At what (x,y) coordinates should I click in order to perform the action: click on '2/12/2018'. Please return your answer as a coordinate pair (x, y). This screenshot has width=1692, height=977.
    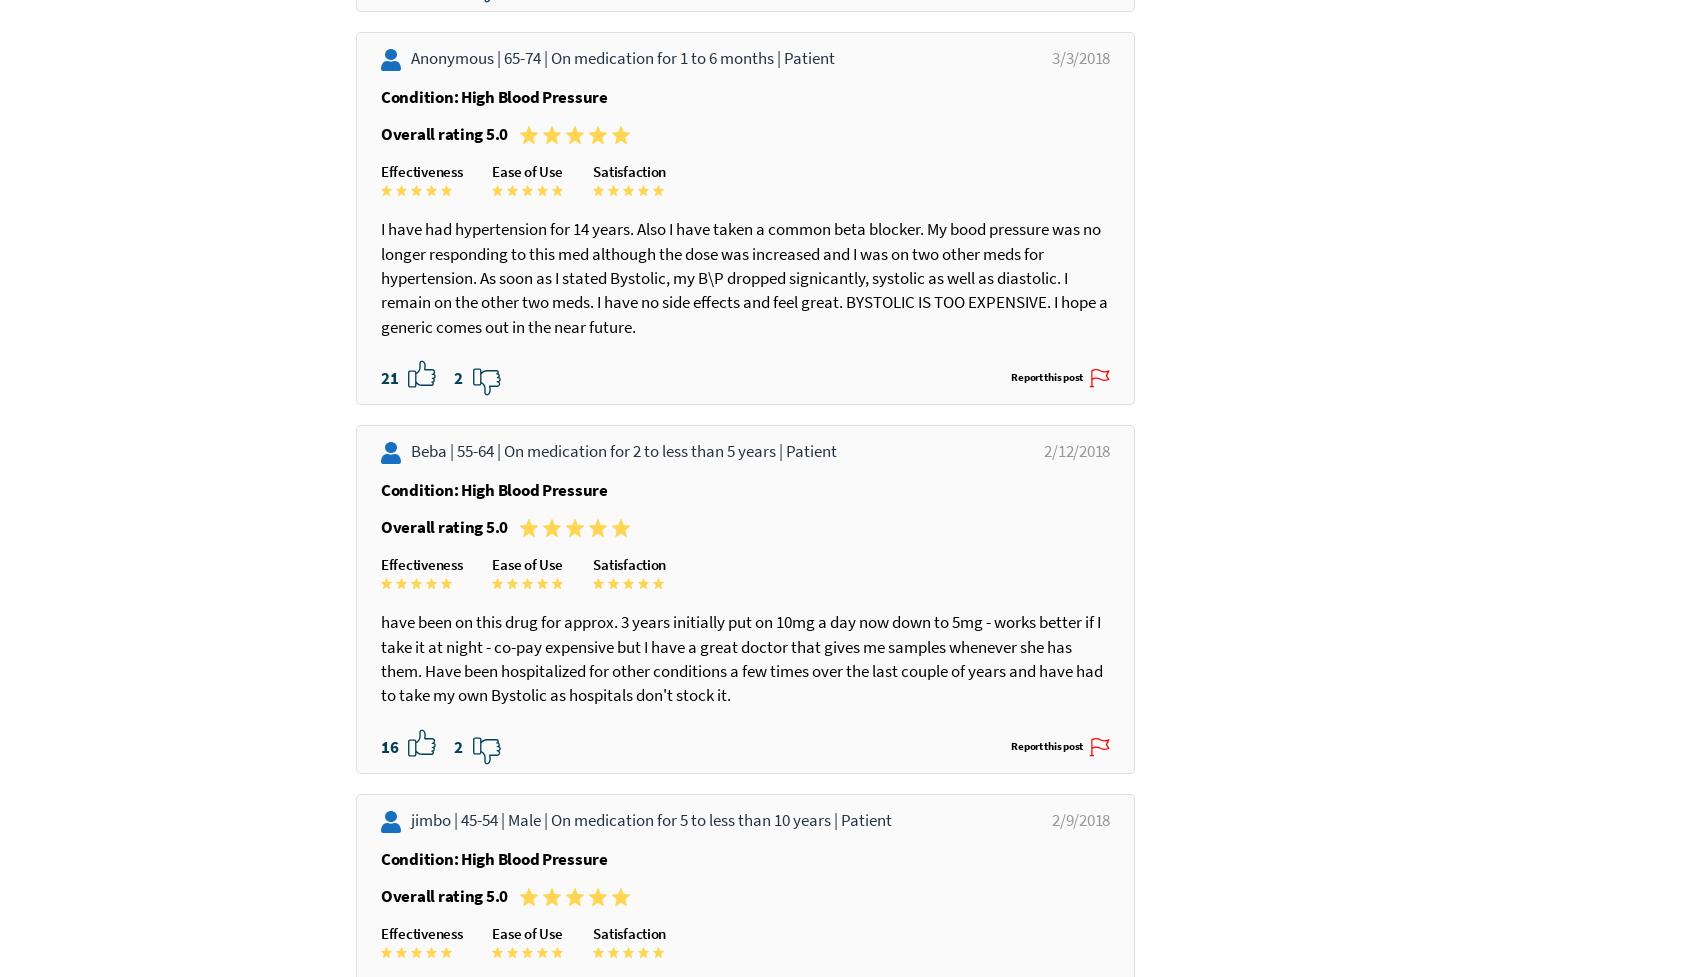
    Looking at the image, I should click on (1050, 619).